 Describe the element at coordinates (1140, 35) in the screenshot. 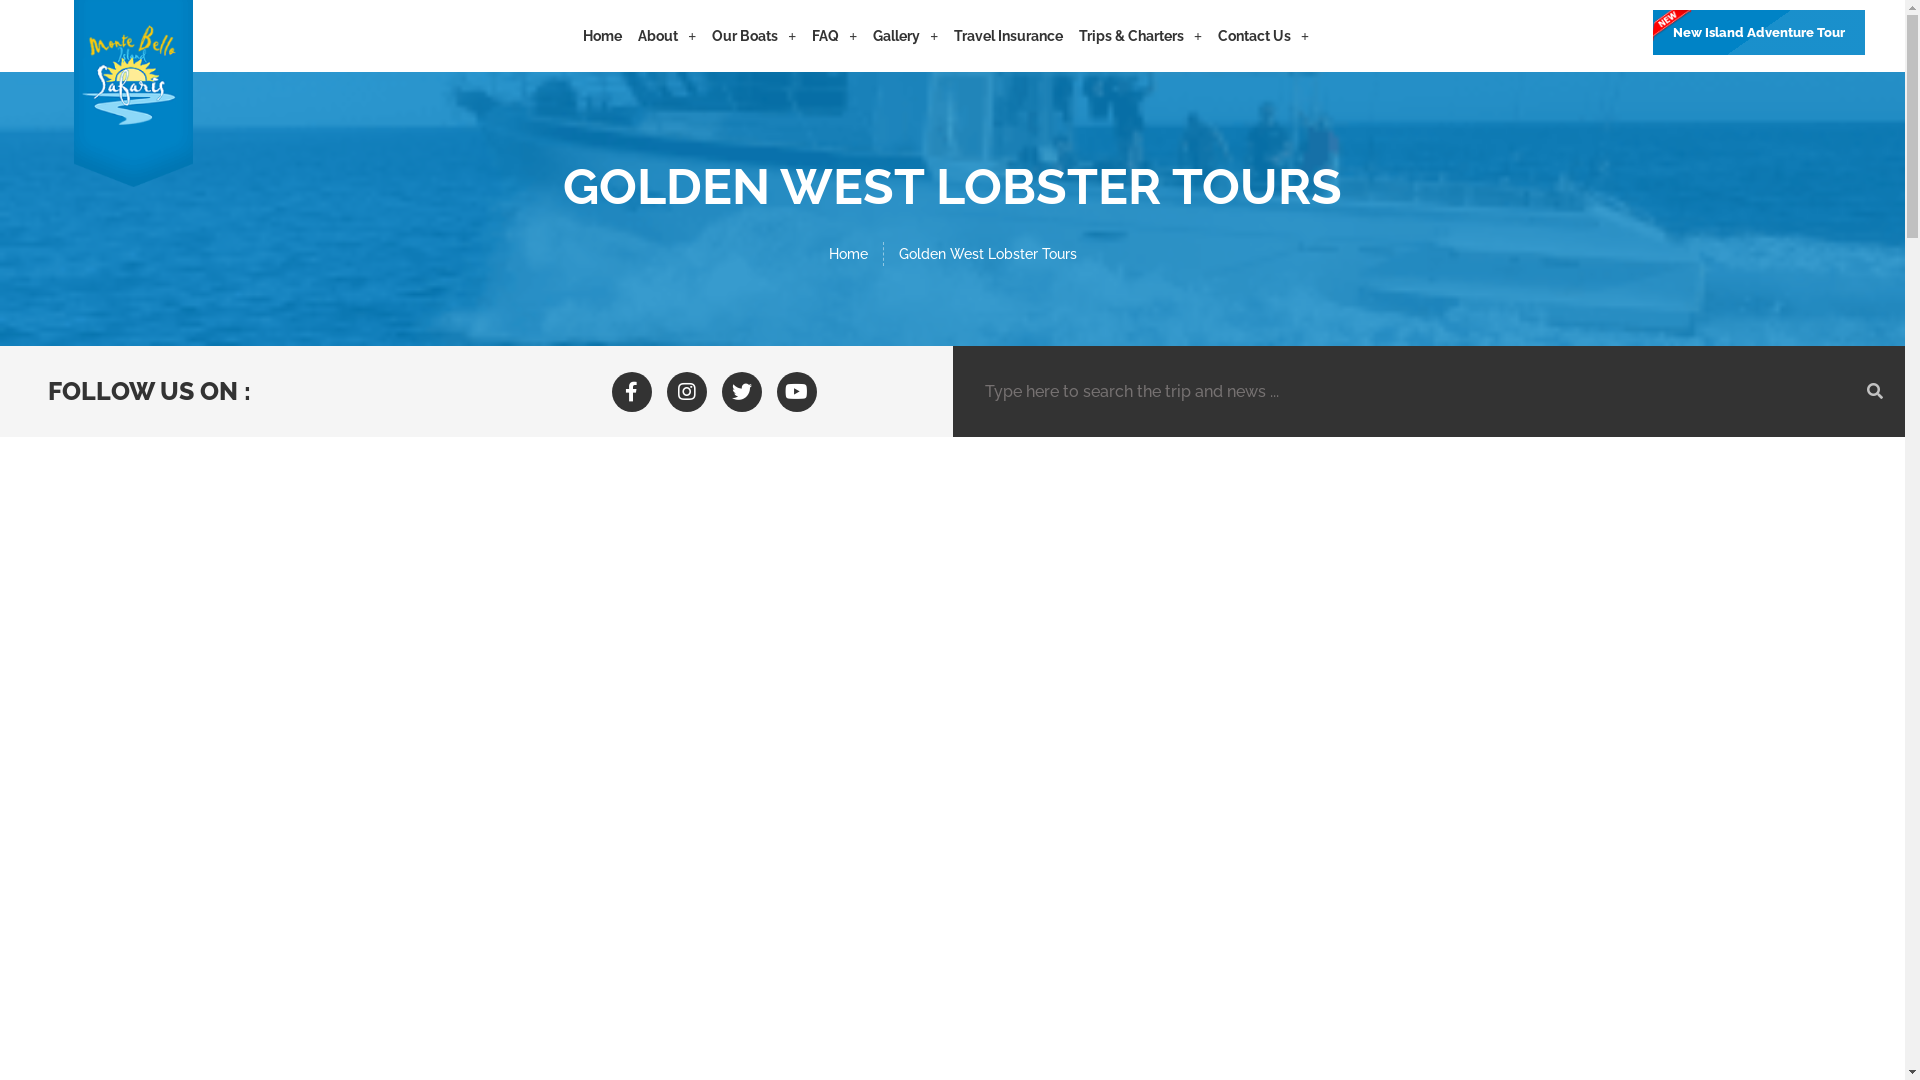

I see `'Trips & Charters'` at that location.